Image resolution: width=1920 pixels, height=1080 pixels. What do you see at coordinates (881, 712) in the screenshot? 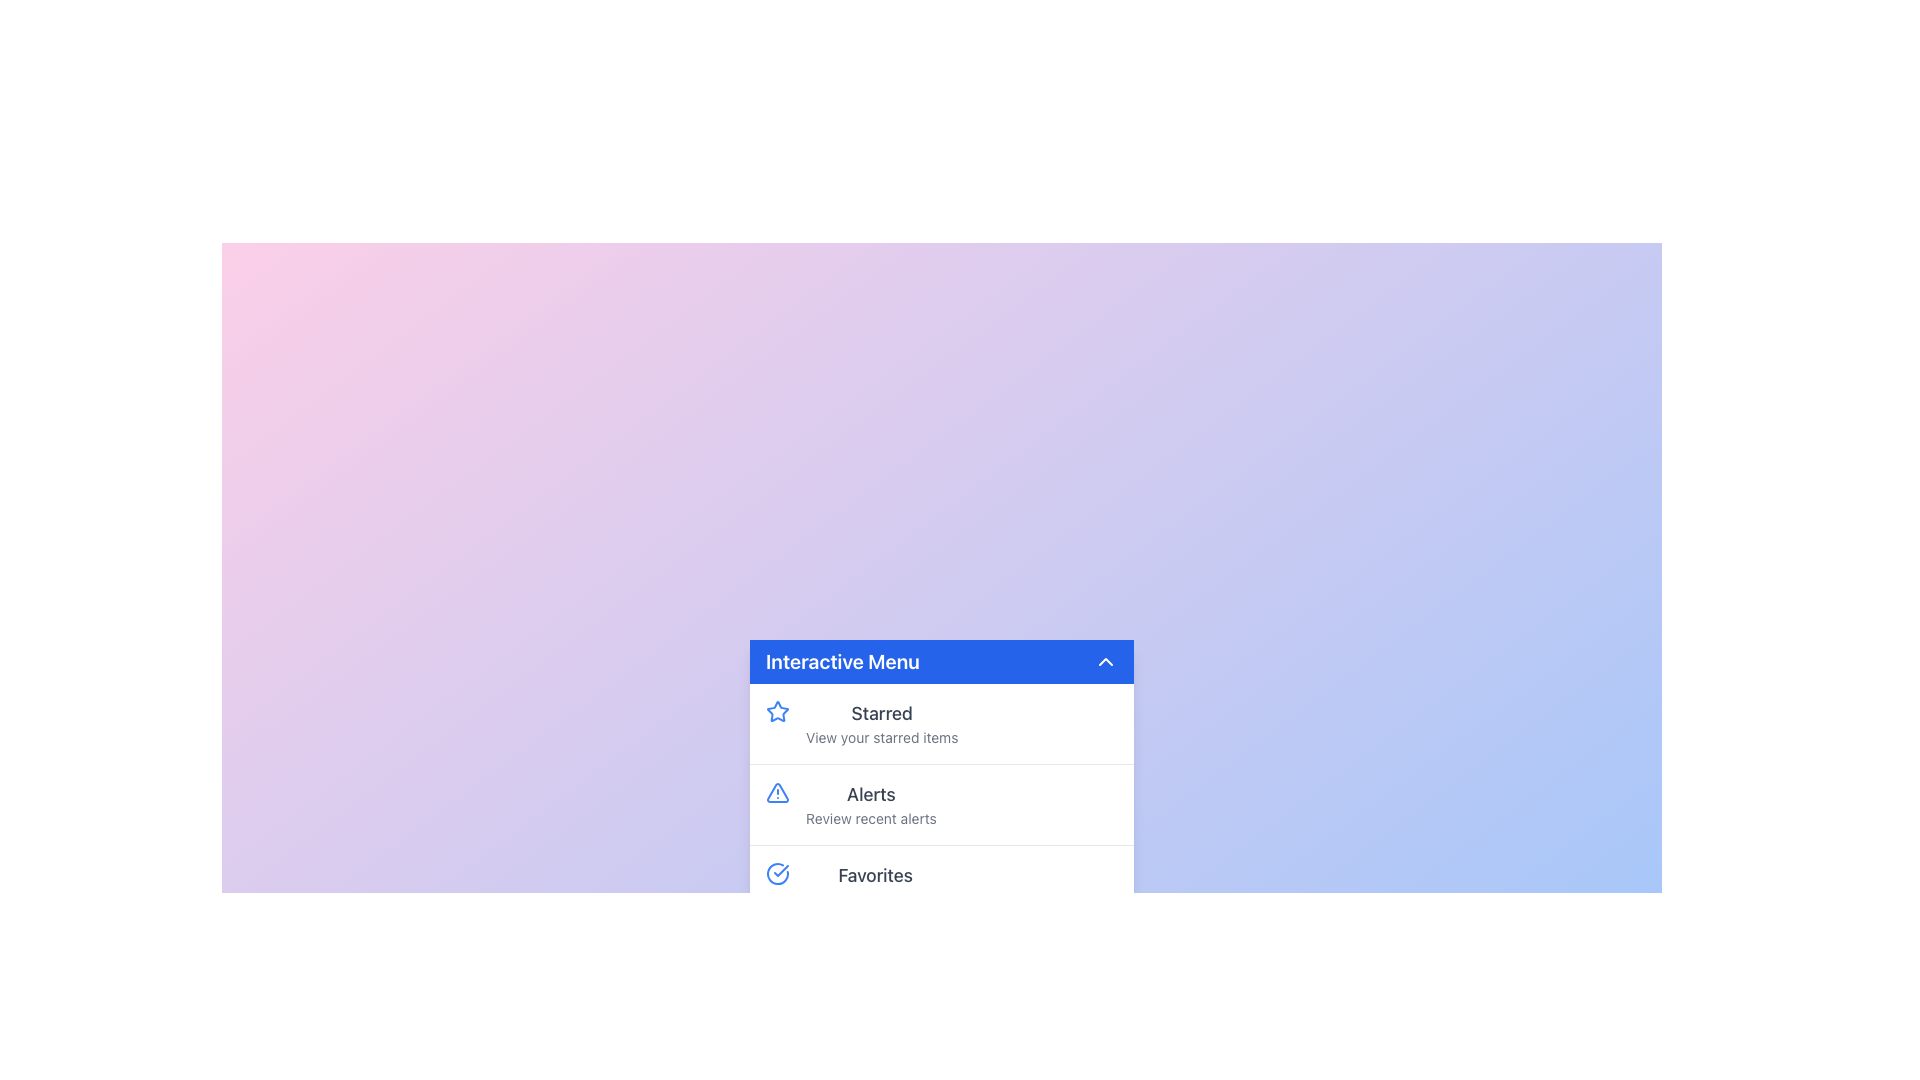
I see `the 'Starred' label, which is a bold, medium-sized text in muted gray, located in the Interactive Menu above the description 'View your starred items'` at bounding box center [881, 712].